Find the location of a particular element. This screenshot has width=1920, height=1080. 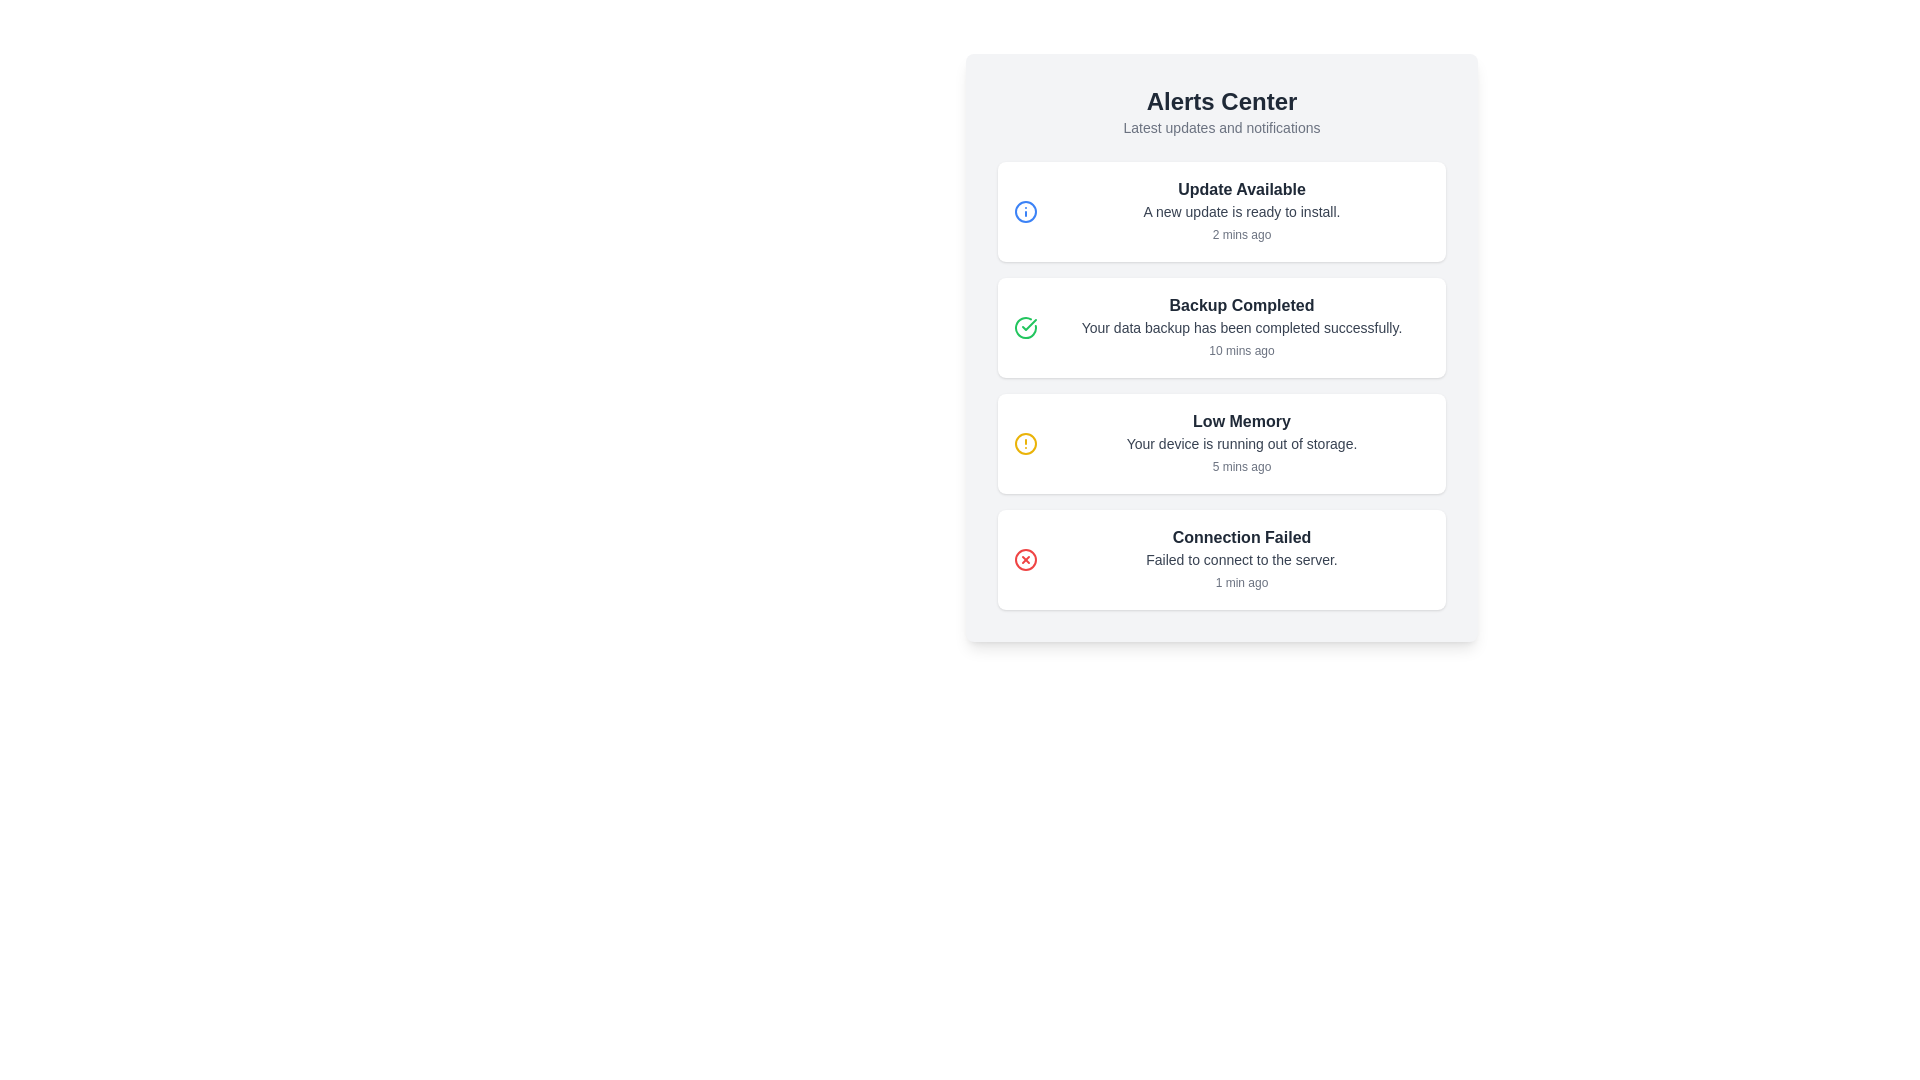

the information icon (circle within an information symbol) next to the 'Update Available' notification at the top of the 'Alerts Center' interface is located at coordinates (1026, 212).